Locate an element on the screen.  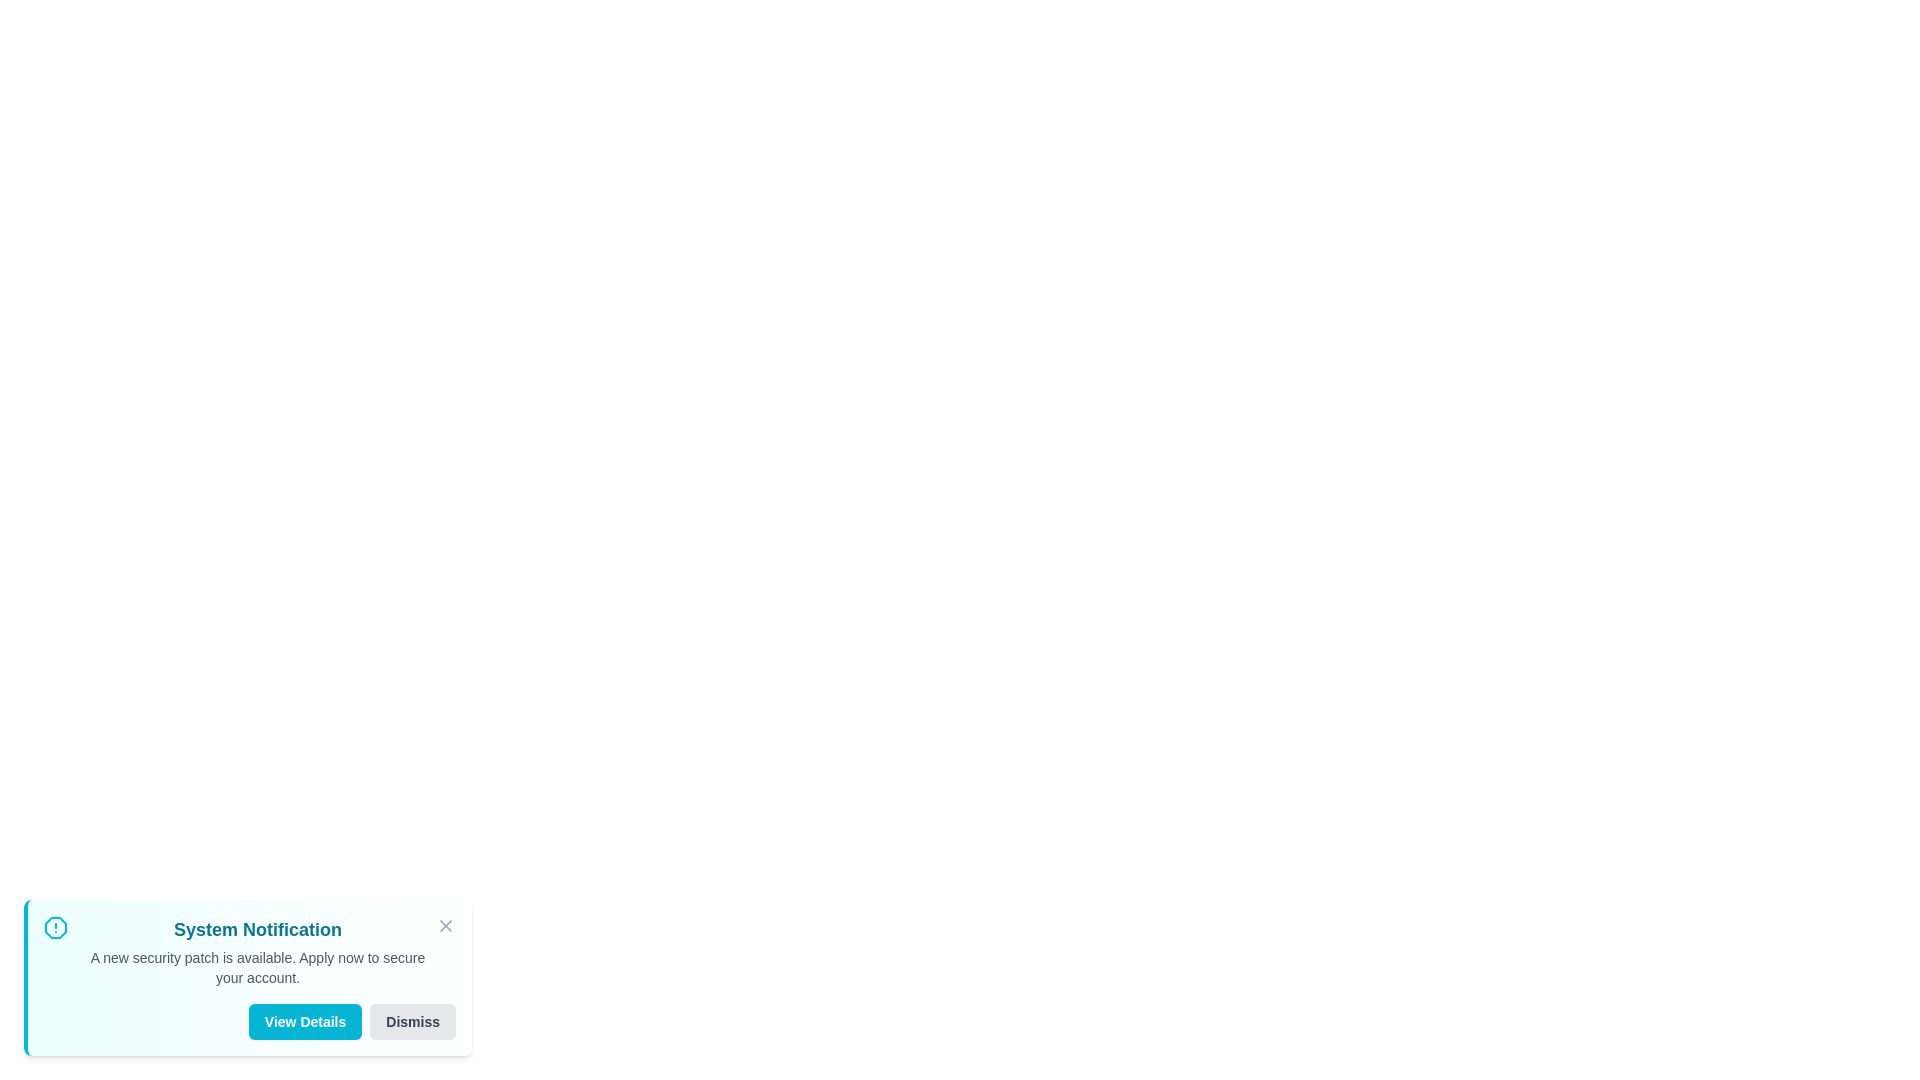
the close button to dismiss the alert is located at coordinates (445, 925).